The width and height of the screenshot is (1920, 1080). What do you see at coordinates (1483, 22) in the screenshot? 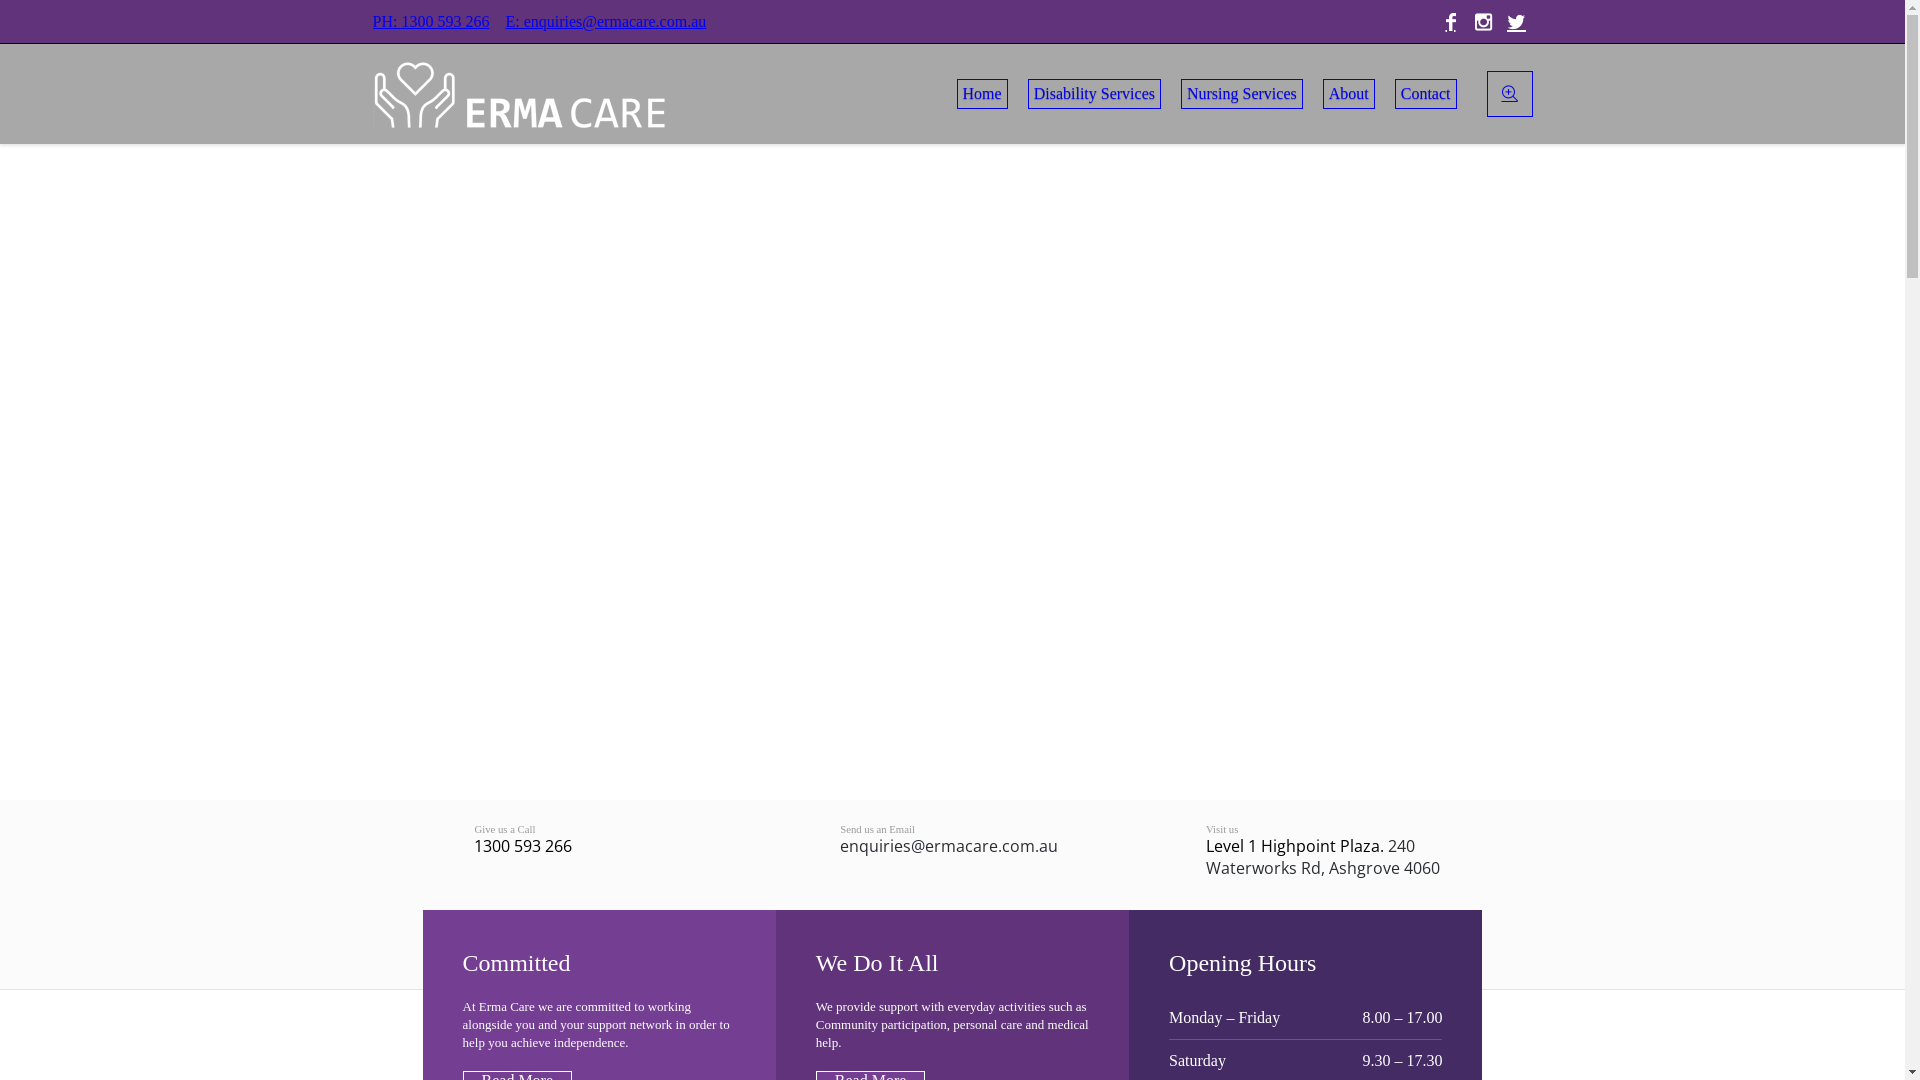
I see `'Instagram'` at bounding box center [1483, 22].